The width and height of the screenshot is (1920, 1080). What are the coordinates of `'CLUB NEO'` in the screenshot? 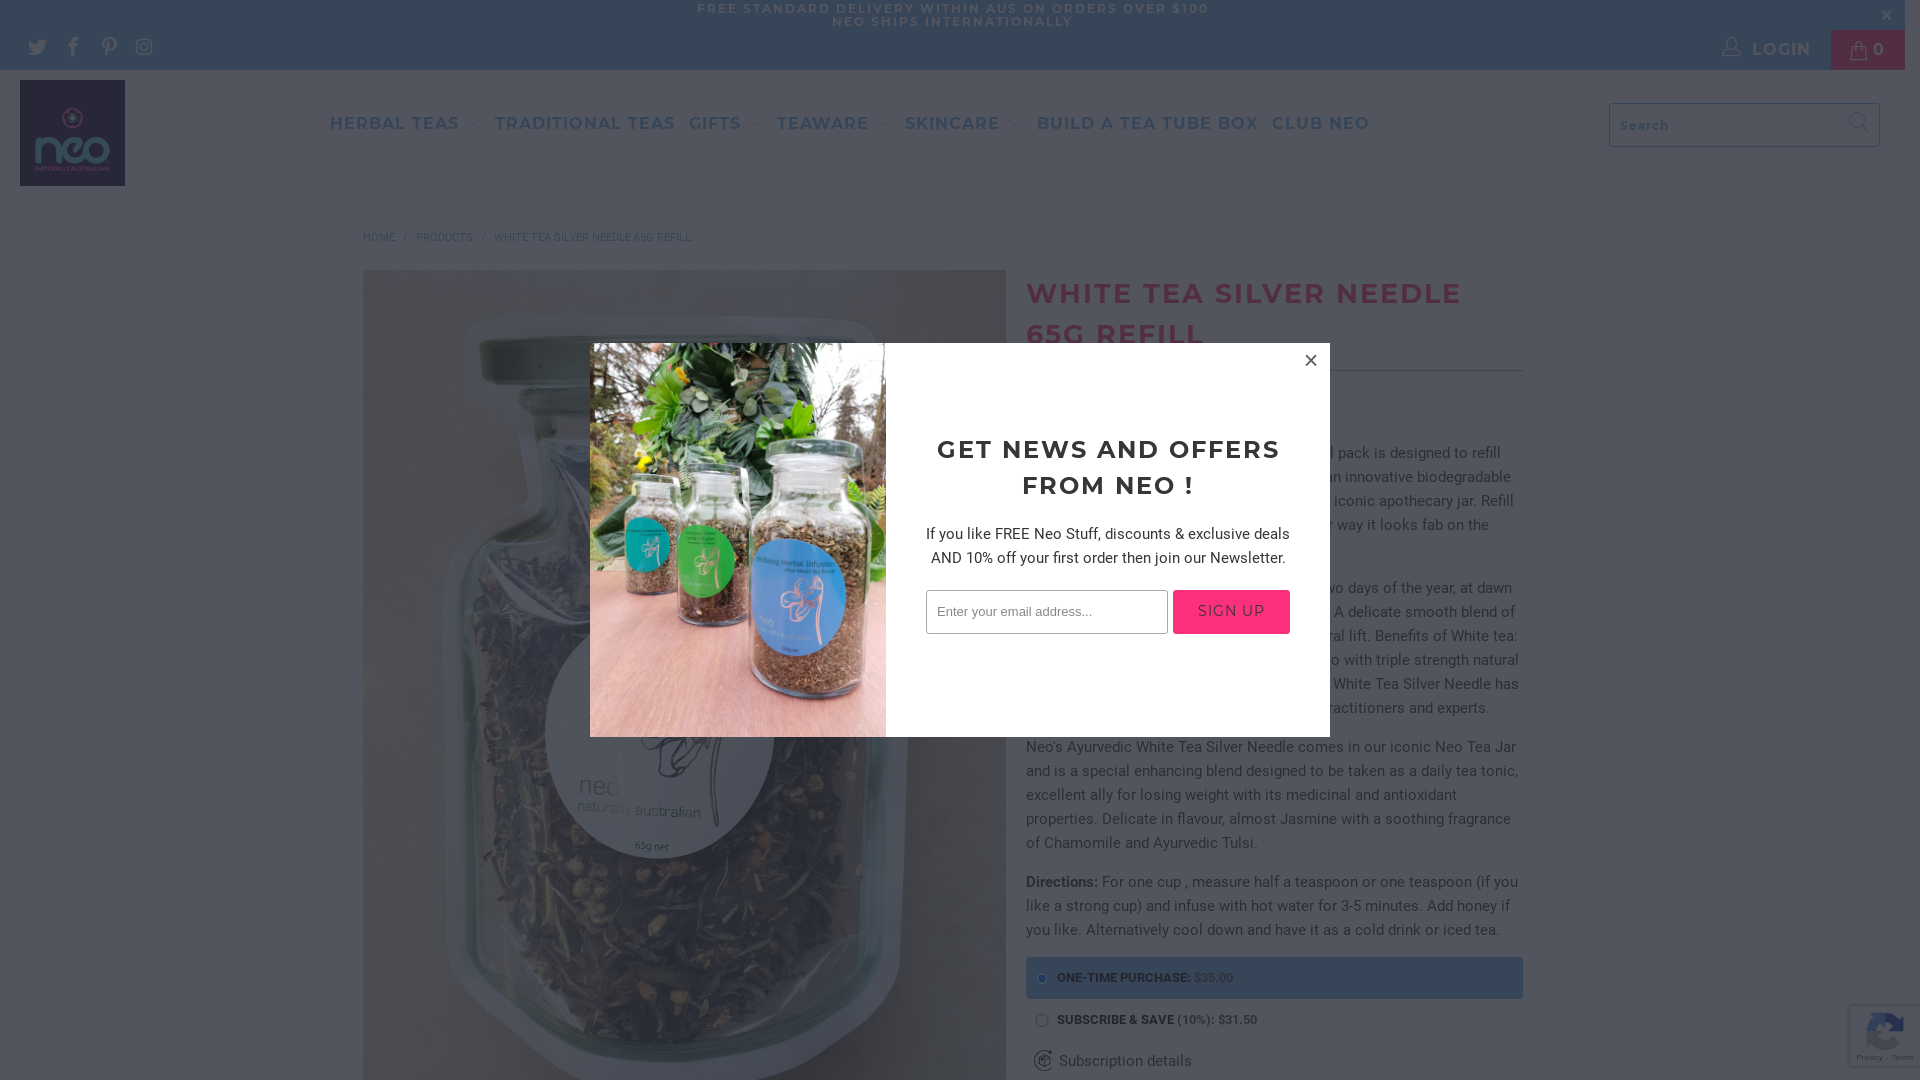 It's located at (1320, 124).